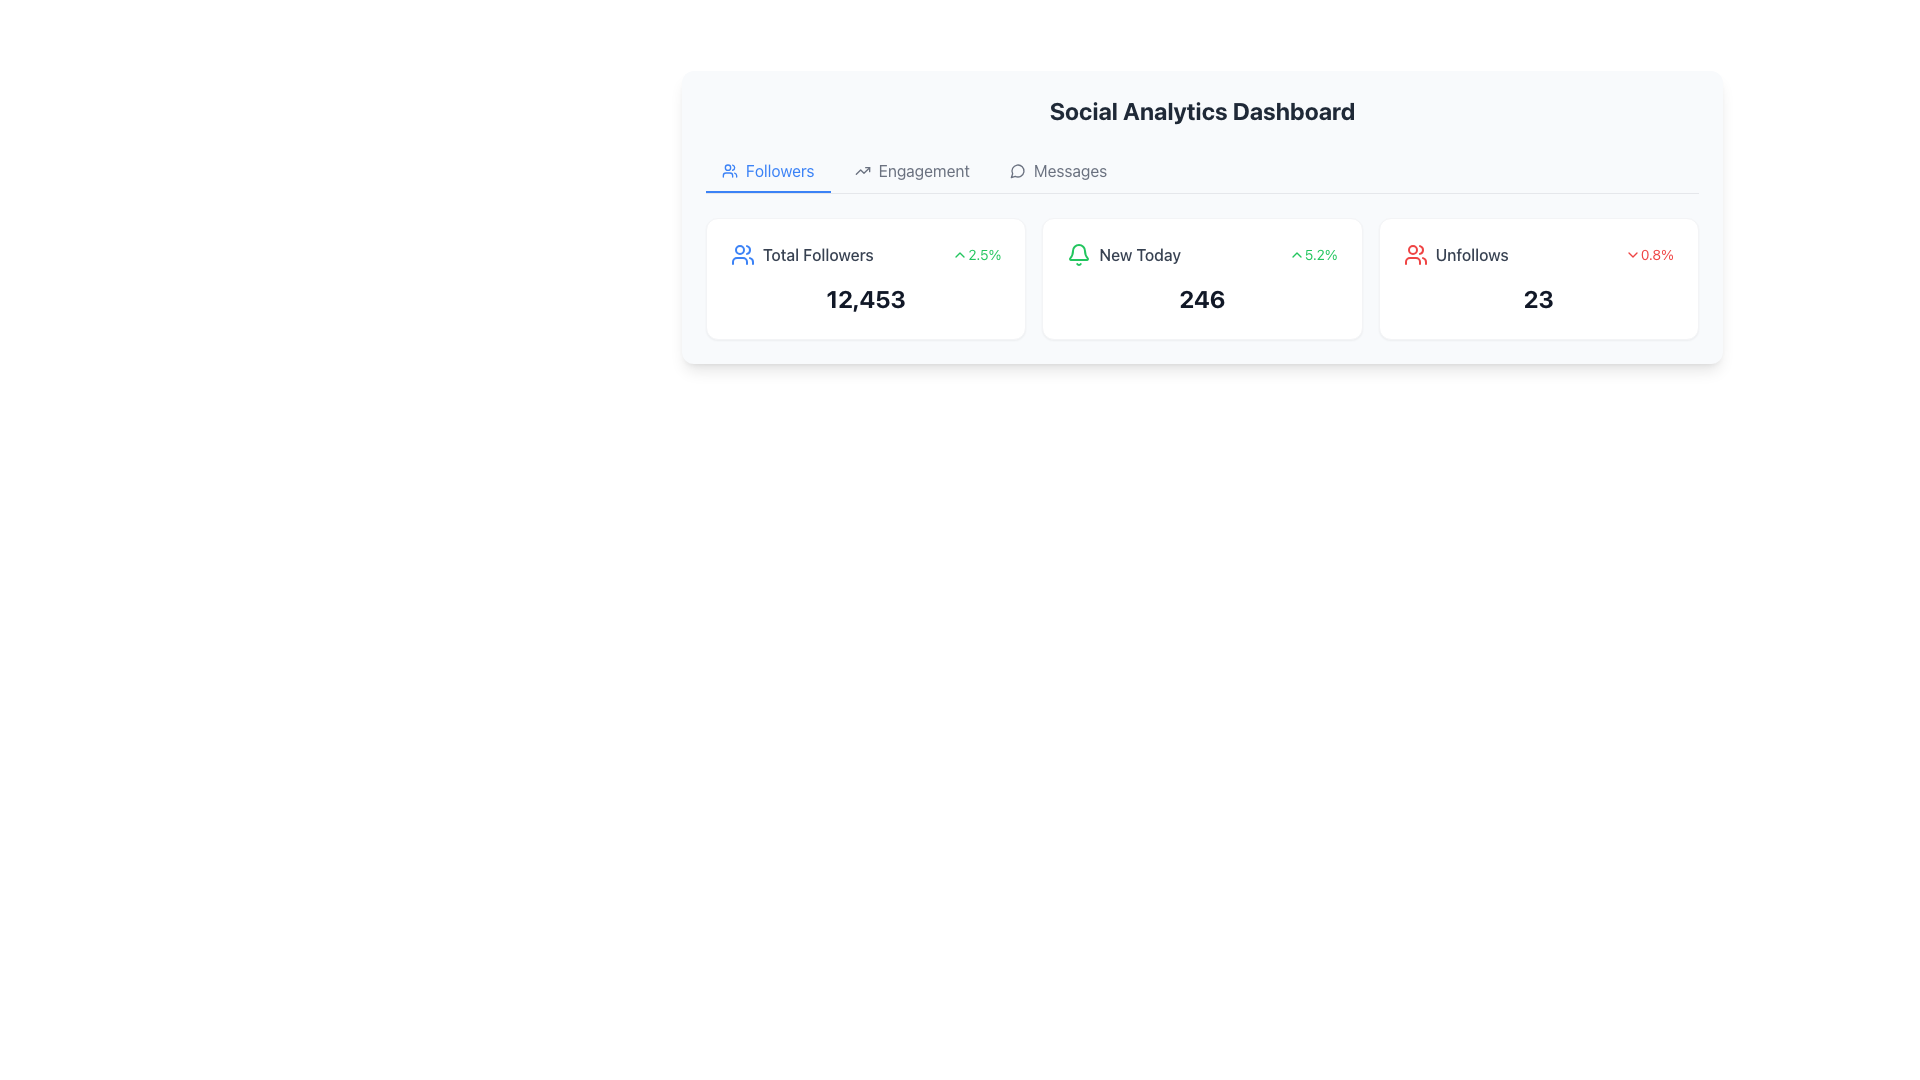 This screenshot has height=1080, width=1920. Describe the element at coordinates (911, 171) in the screenshot. I see `the second menu item in the navigation bar` at that location.